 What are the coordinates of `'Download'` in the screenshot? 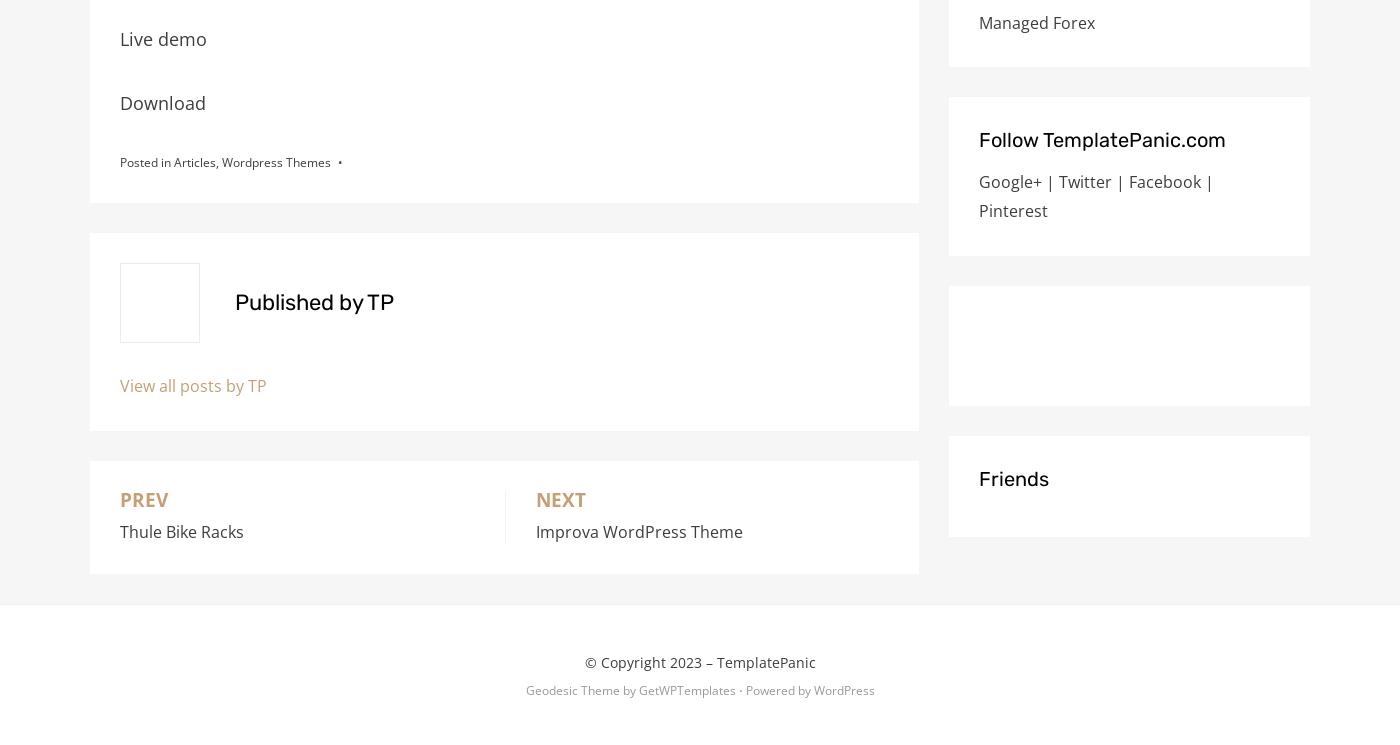 It's located at (162, 102).